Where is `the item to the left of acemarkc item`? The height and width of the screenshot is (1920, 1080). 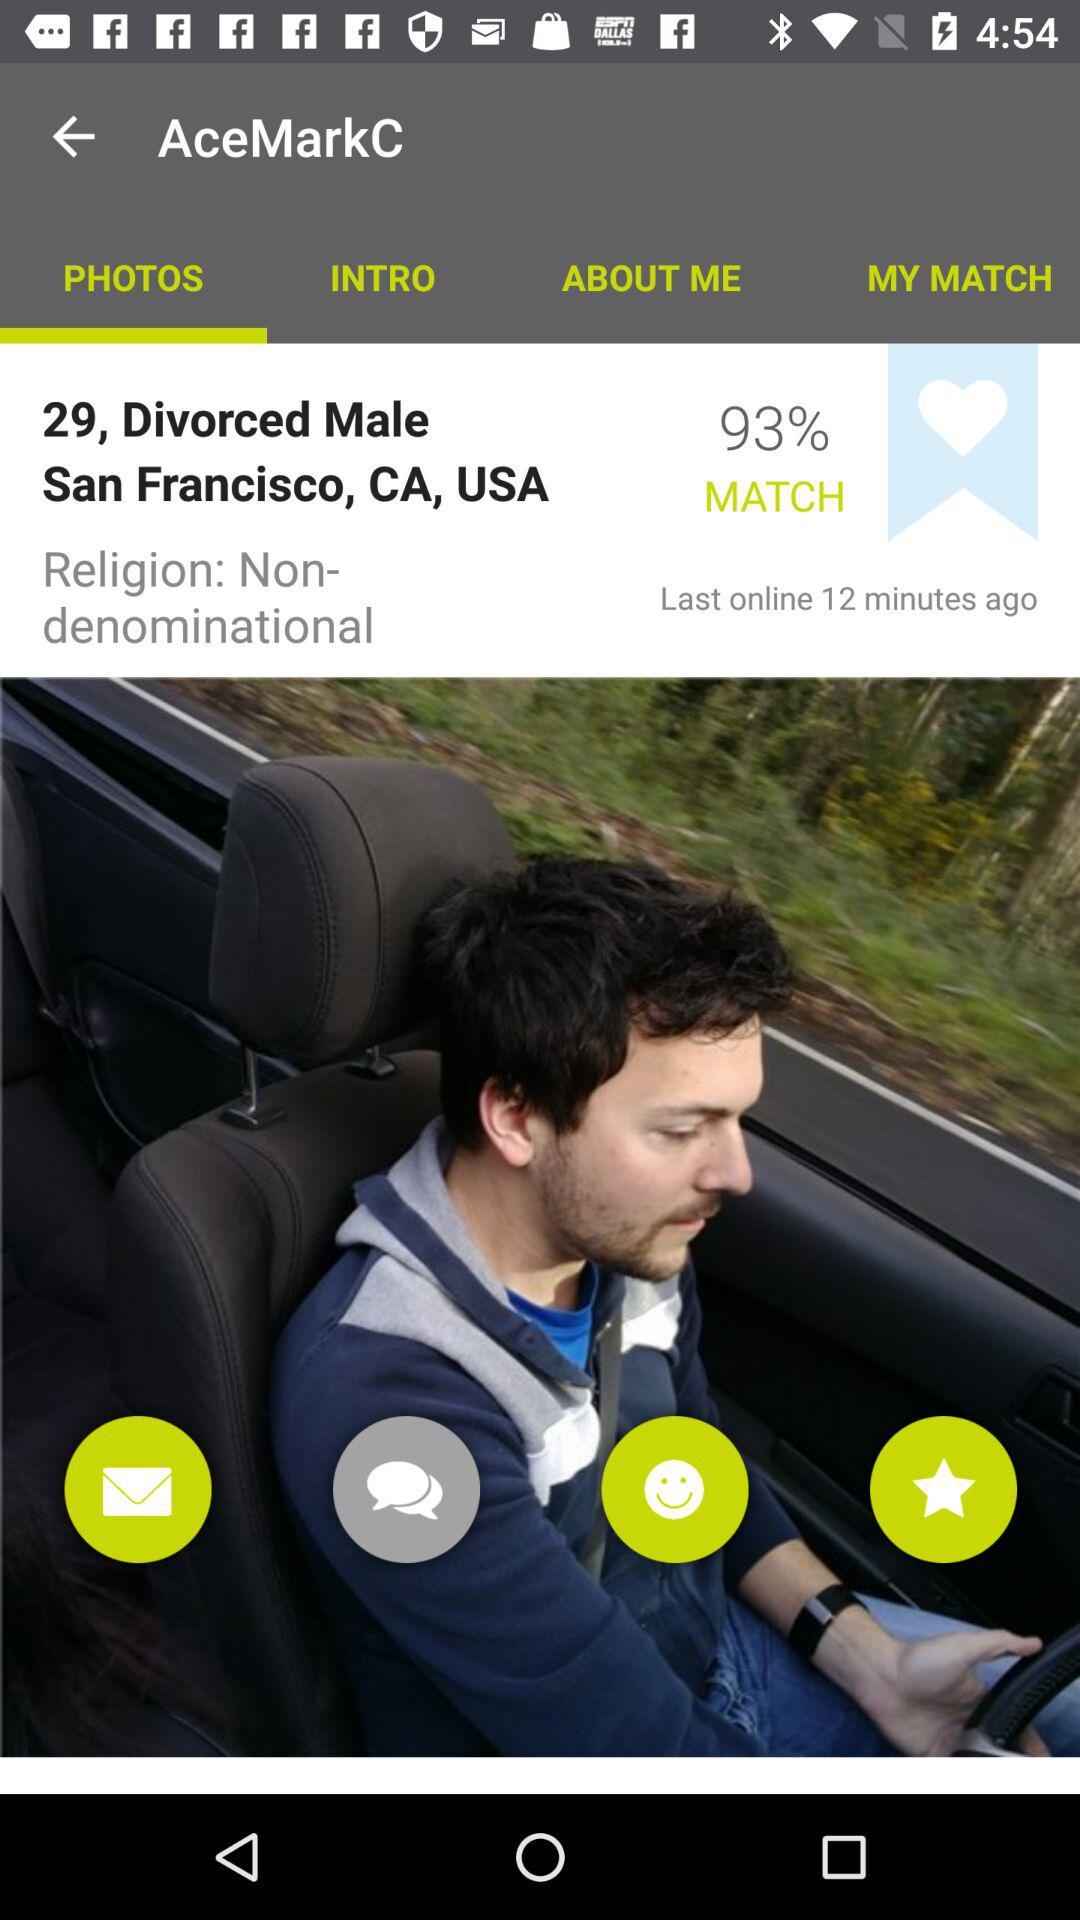 the item to the left of acemarkc item is located at coordinates (72, 135).